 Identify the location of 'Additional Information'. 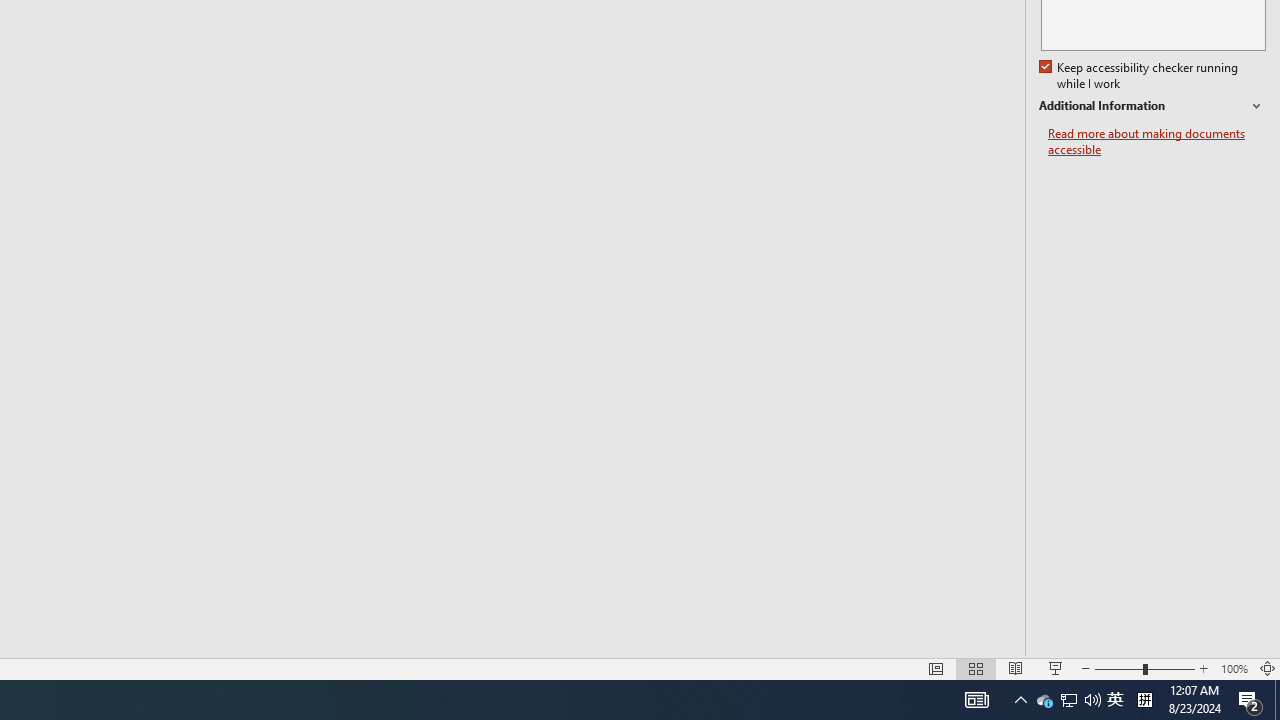
(1152, 106).